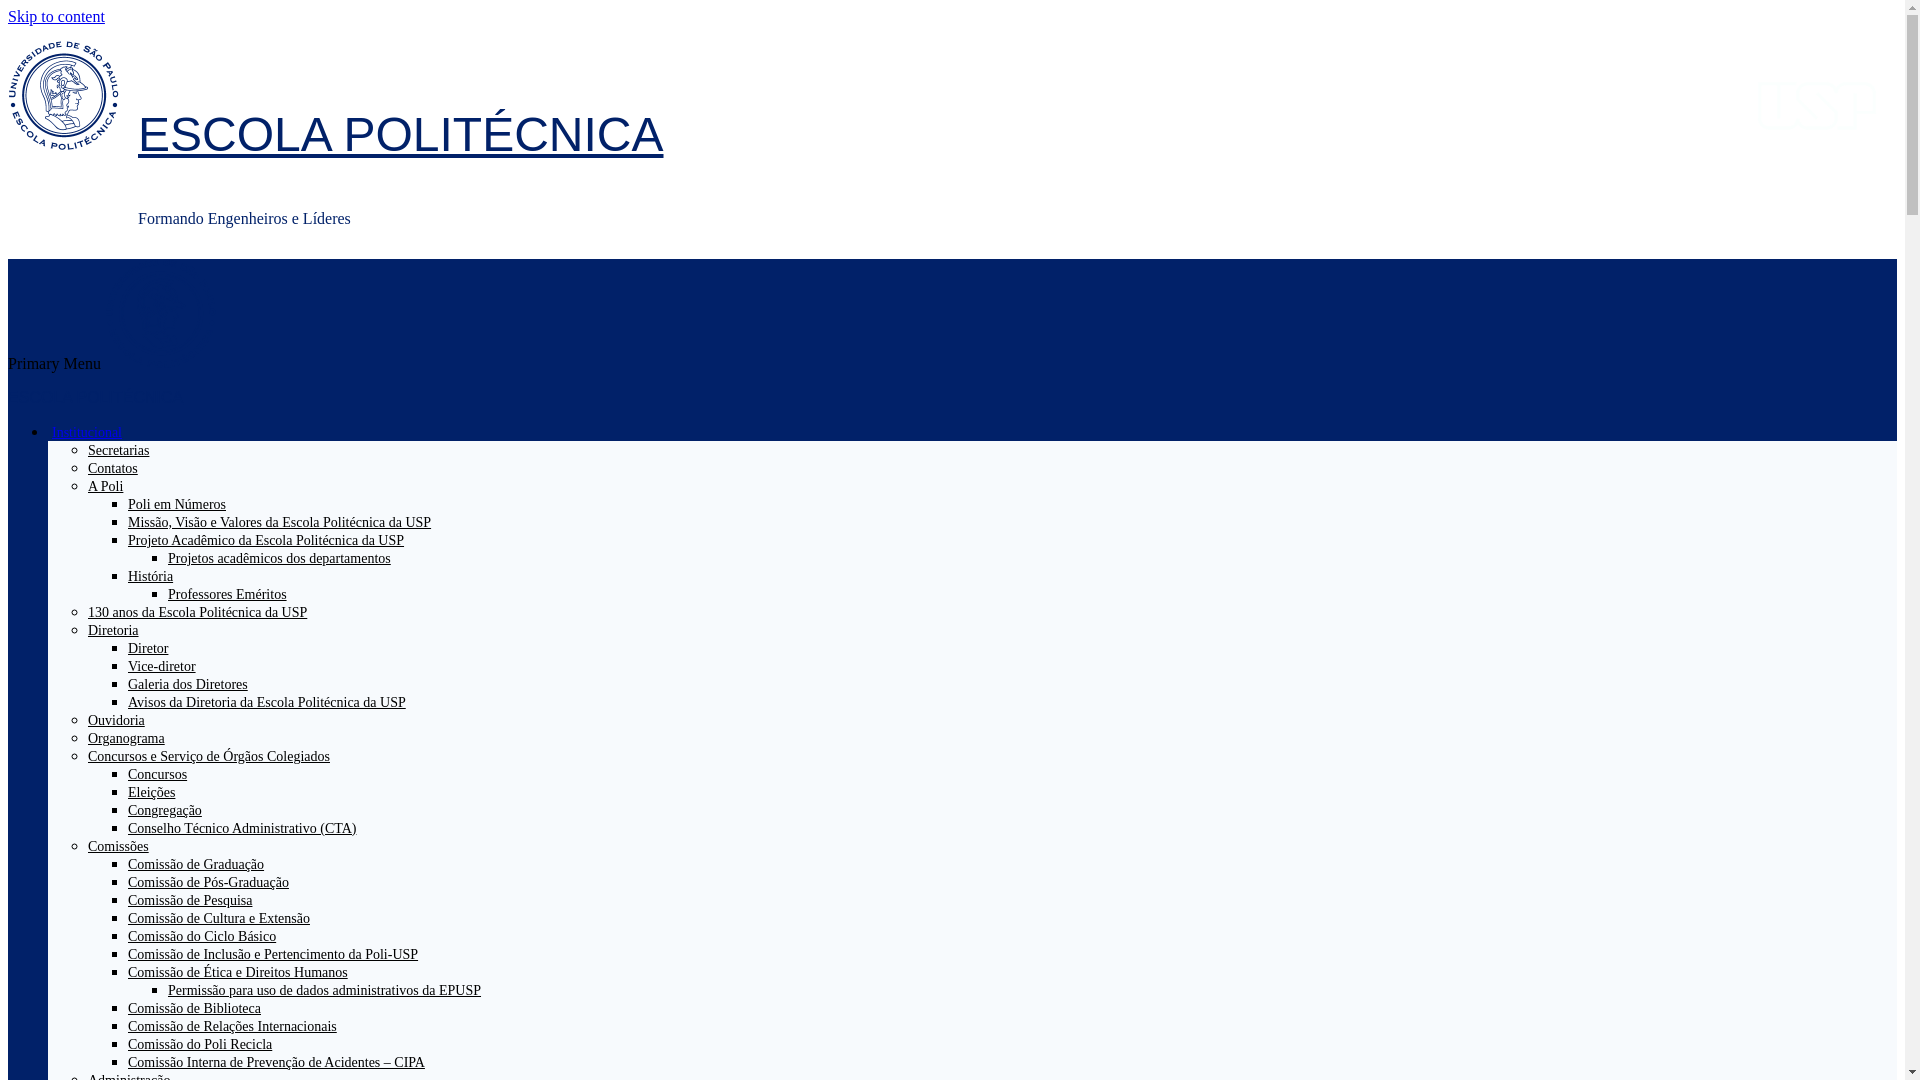  What do you see at coordinates (127, 683) in the screenshot?
I see `'Galeria dos Diretores'` at bounding box center [127, 683].